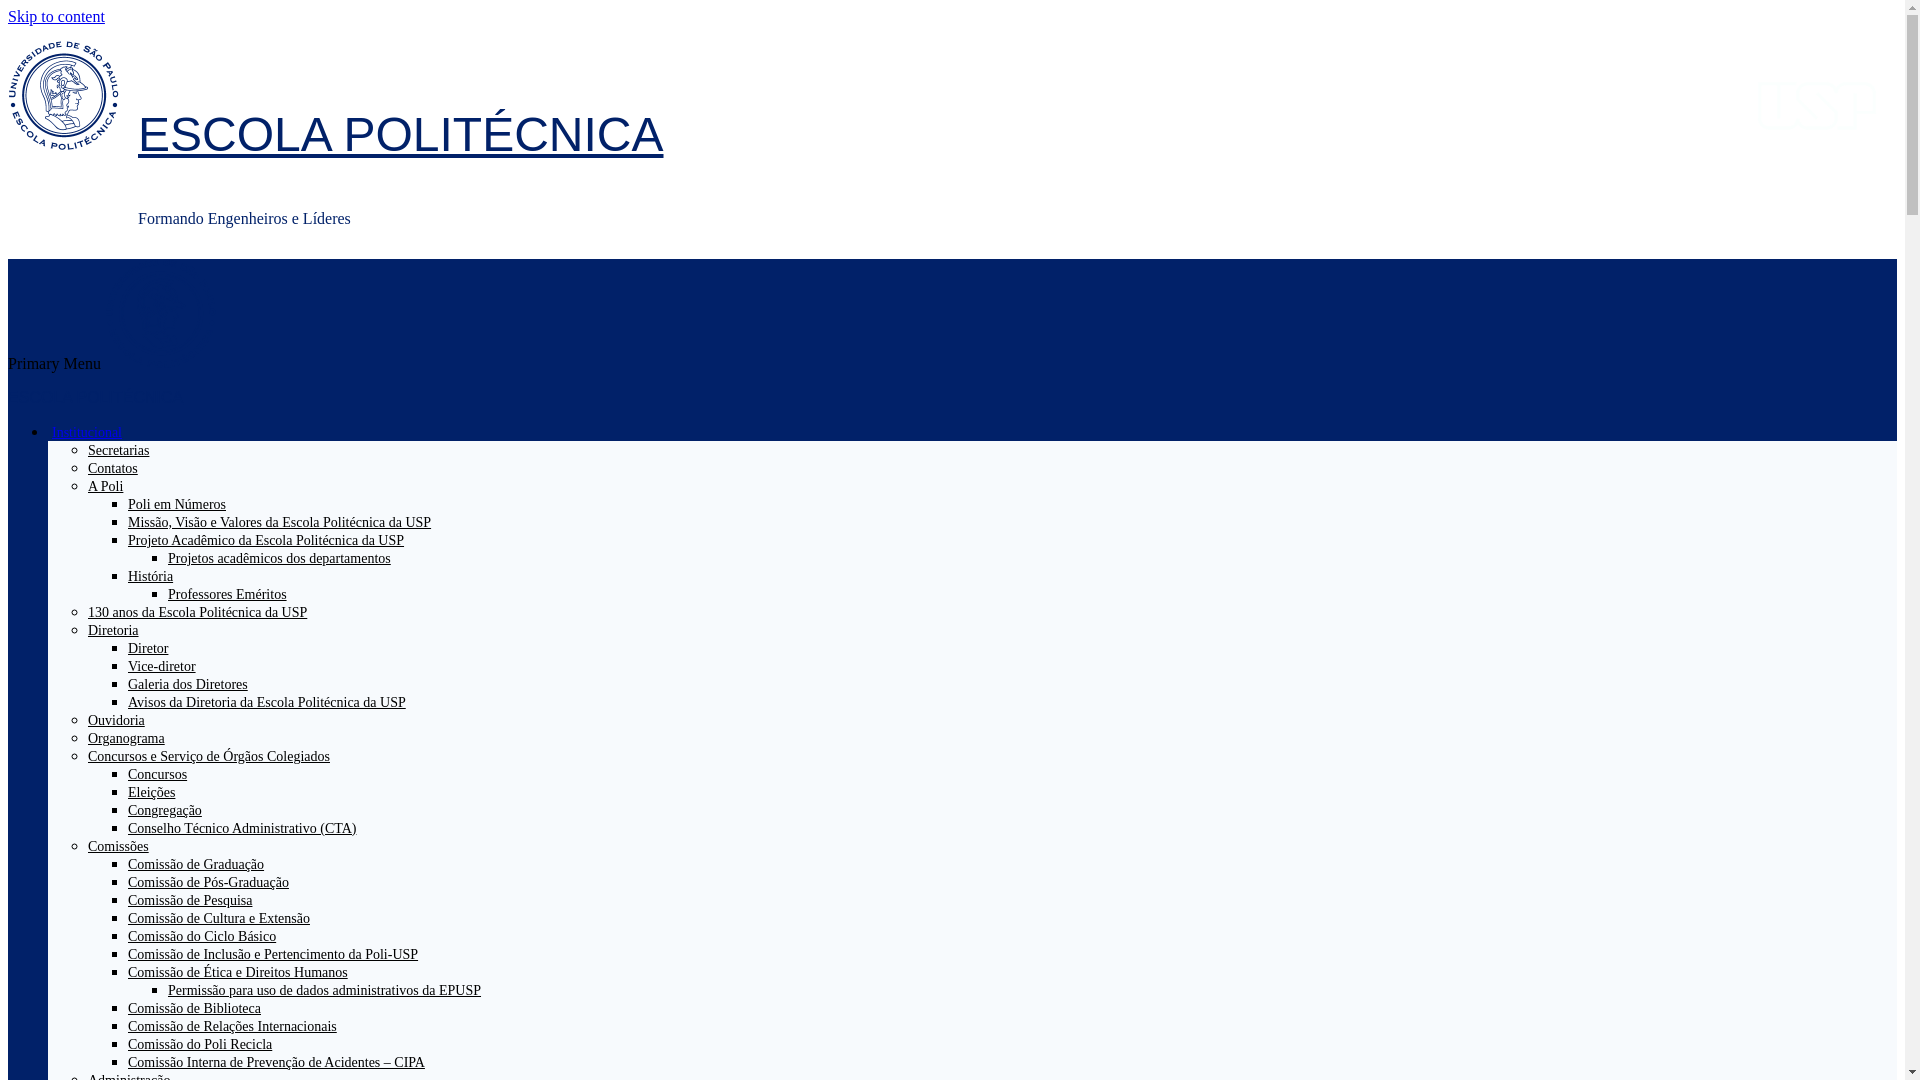  What do you see at coordinates (127, 683) in the screenshot?
I see `'Galeria dos Diretores'` at bounding box center [127, 683].